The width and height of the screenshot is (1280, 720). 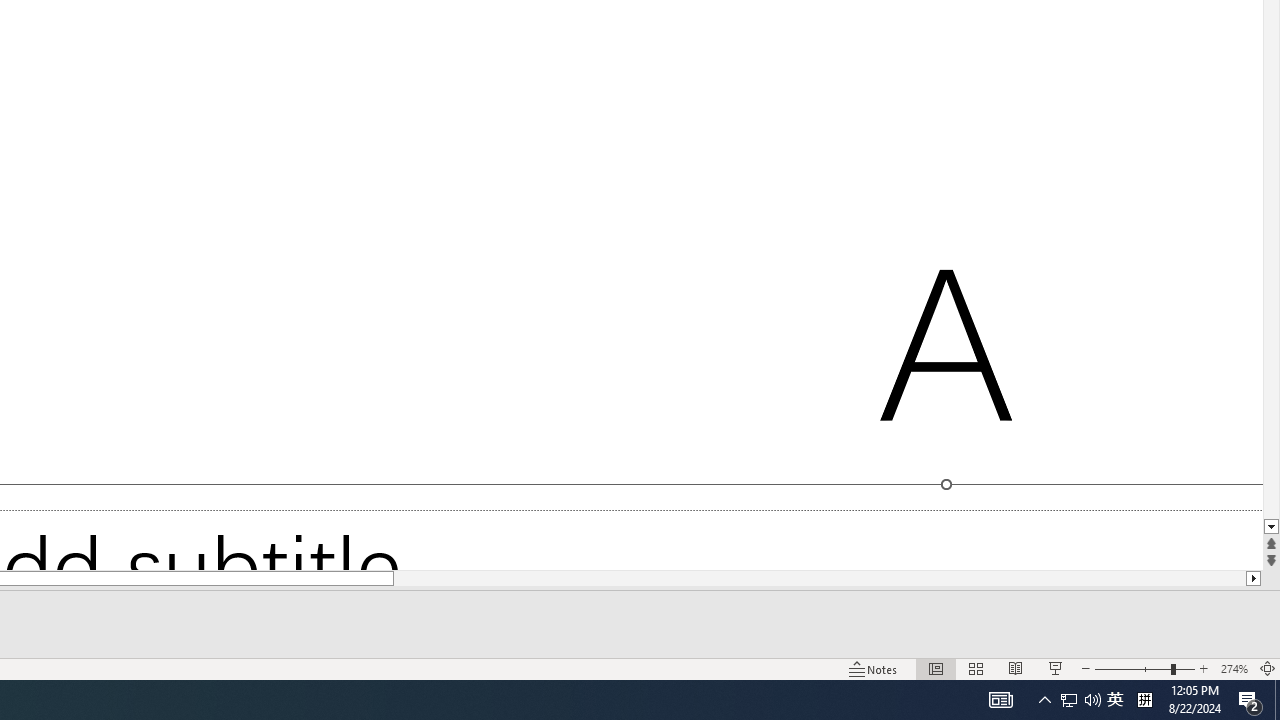 I want to click on 'Zoom 274%', so click(x=1233, y=669).